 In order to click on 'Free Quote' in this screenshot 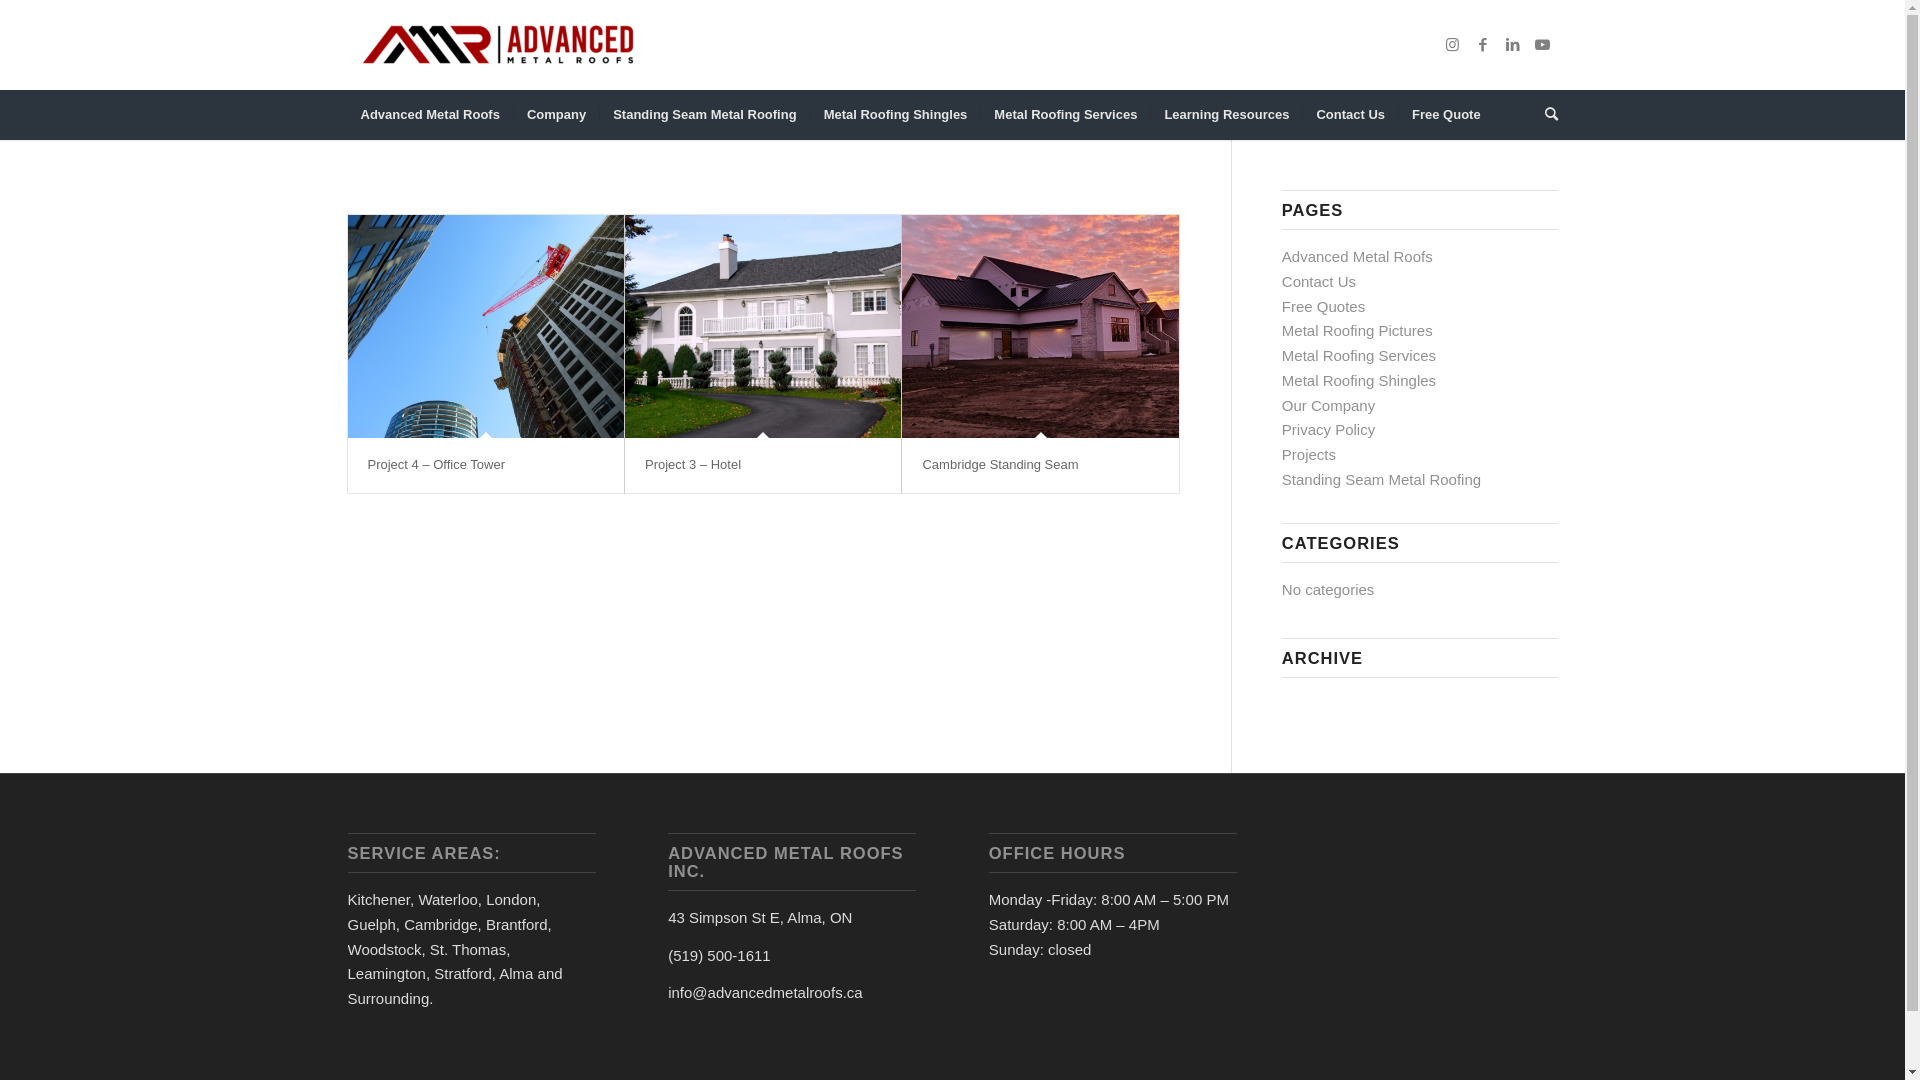, I will do `click(1396, 115)`.